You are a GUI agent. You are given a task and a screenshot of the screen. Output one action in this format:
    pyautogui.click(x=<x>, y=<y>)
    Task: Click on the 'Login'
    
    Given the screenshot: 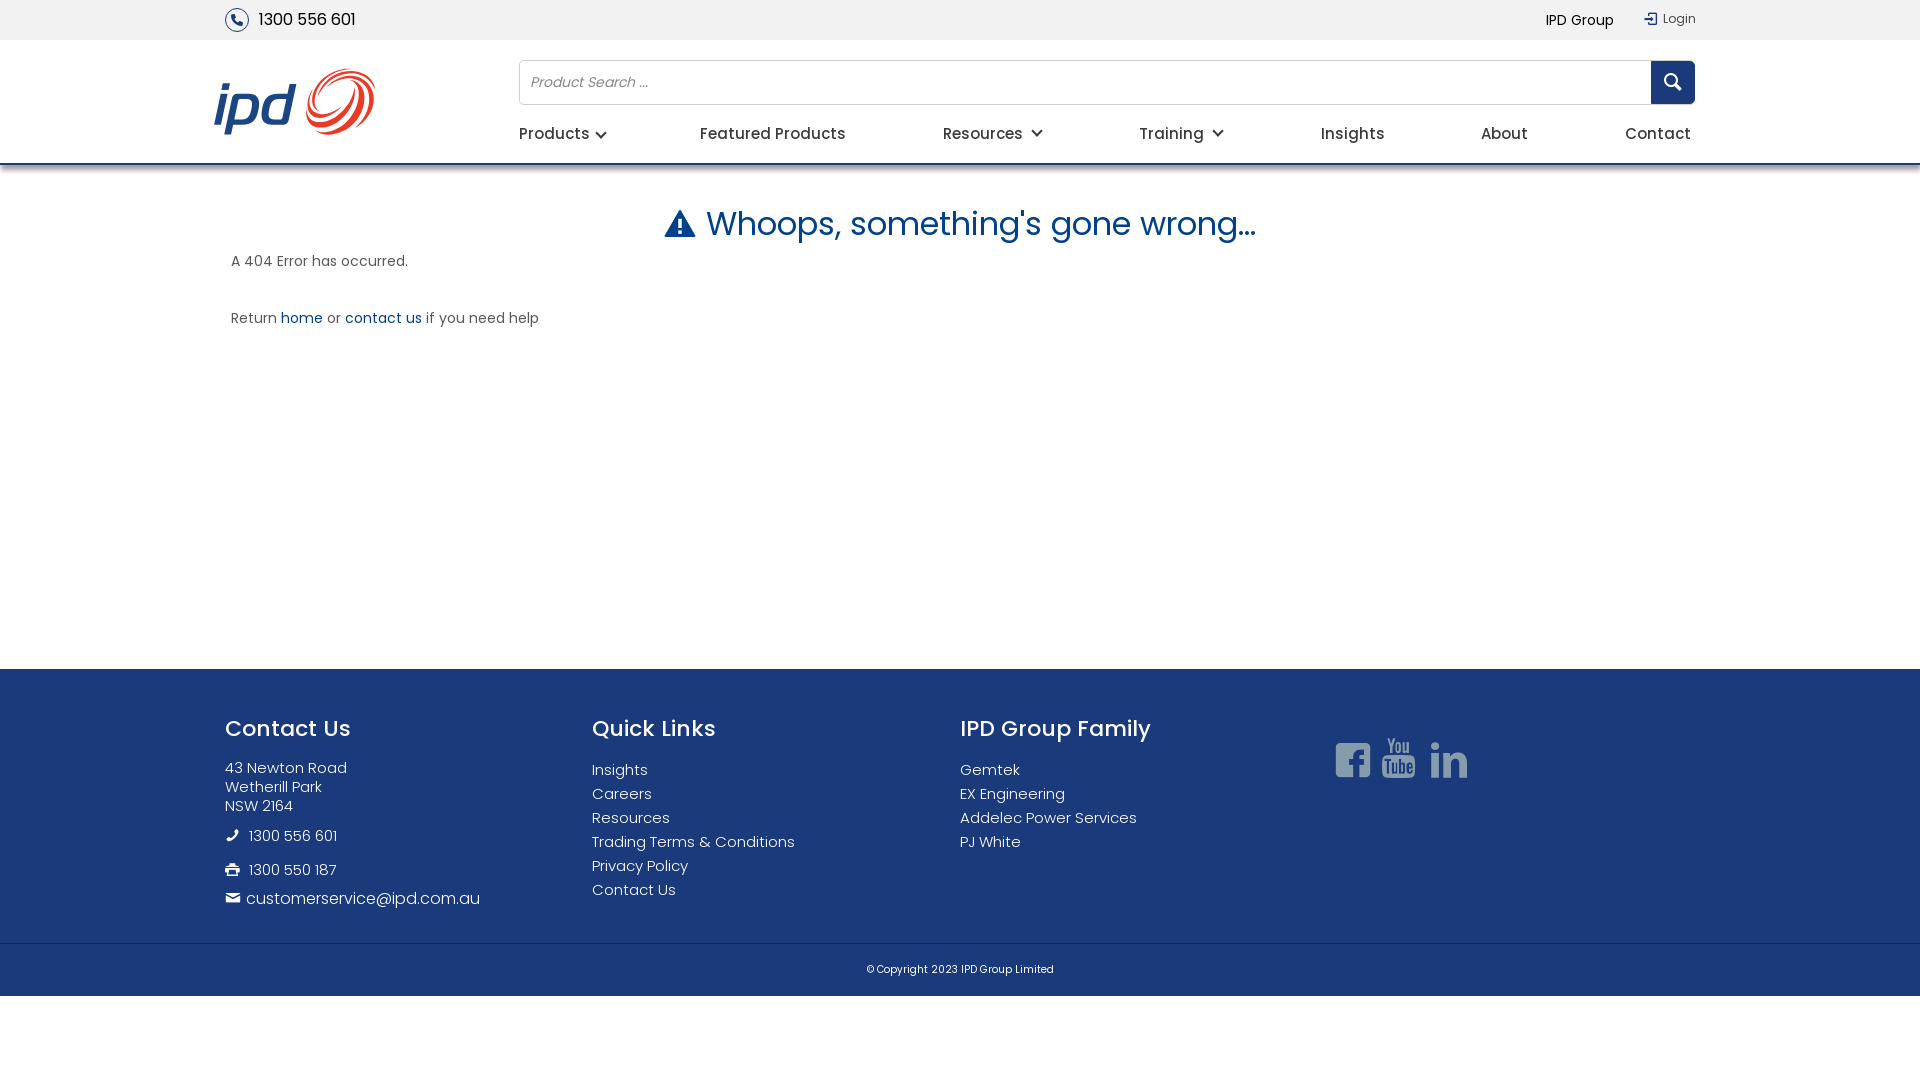 What is the action you would take?
    pyautogui.click(x=1670, y=18)
    